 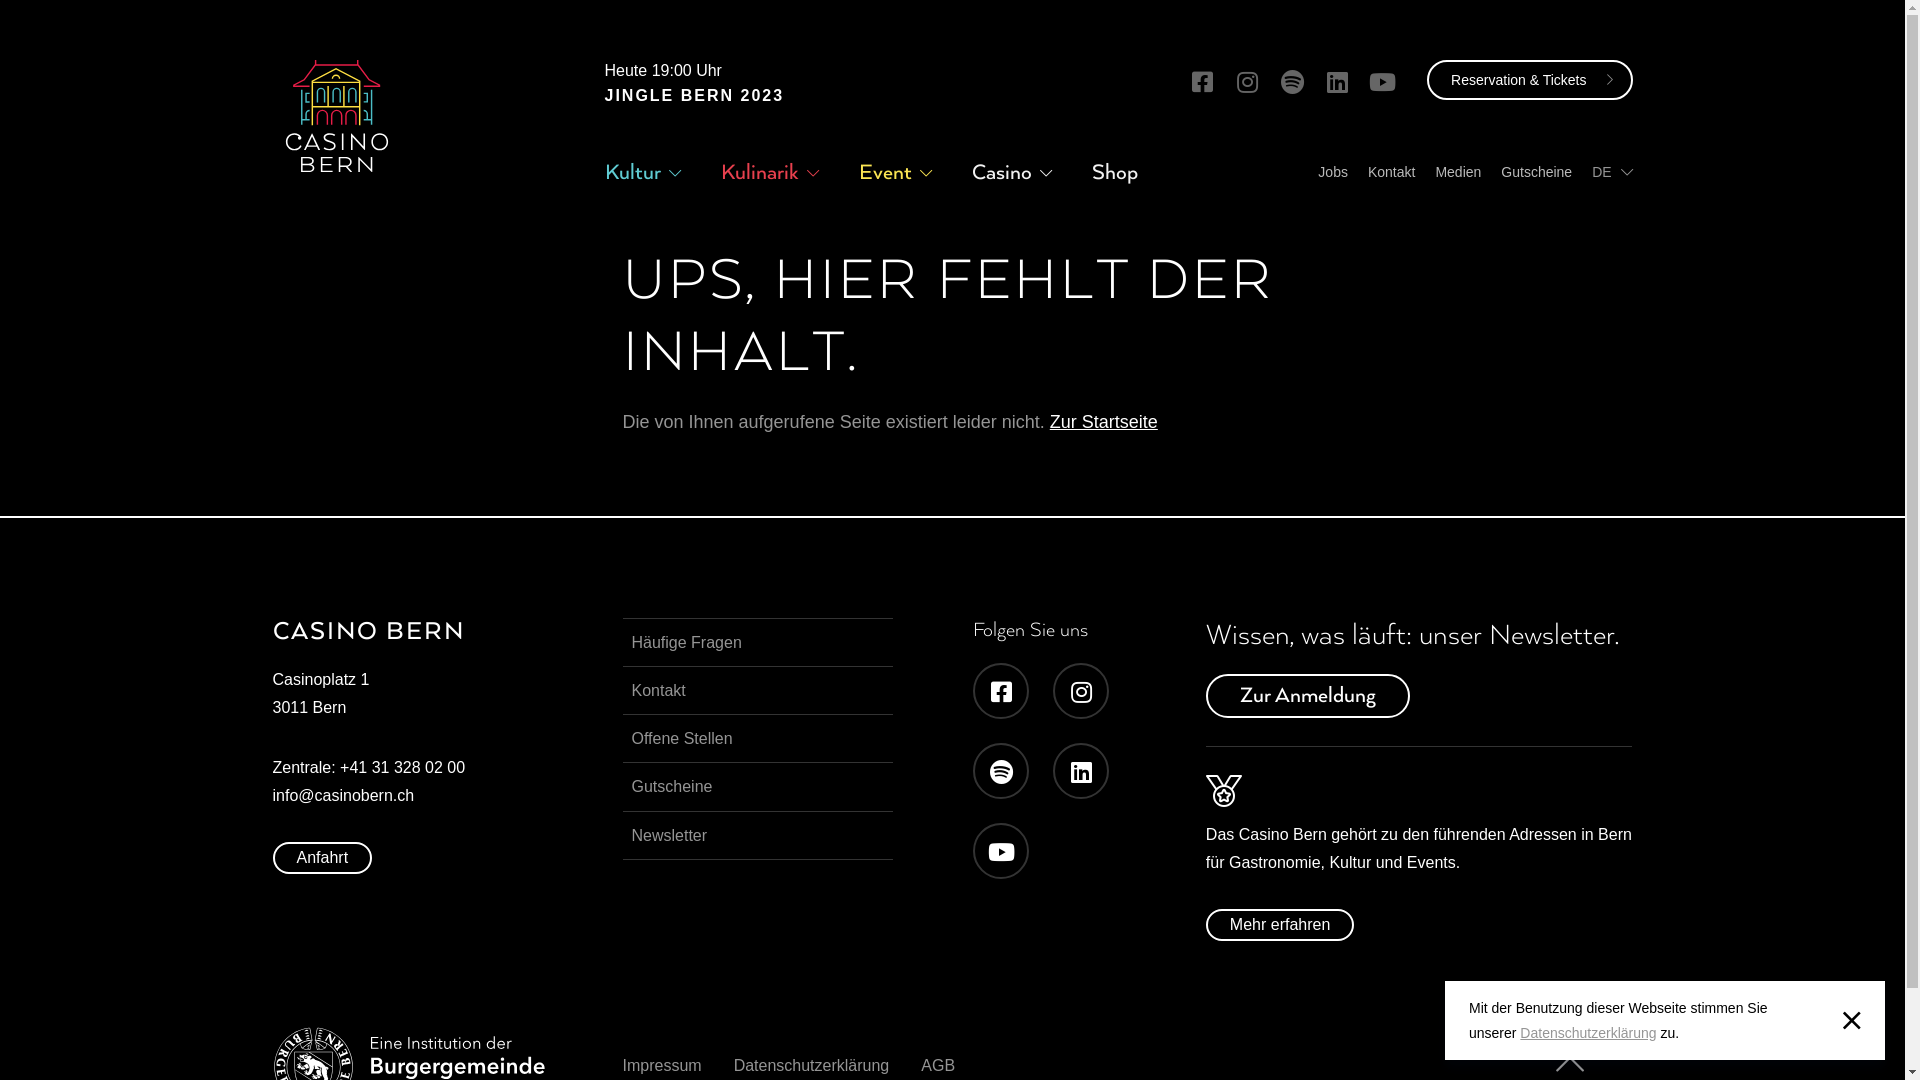 I want to click on 'Casino', so click(x=1002, y=171).